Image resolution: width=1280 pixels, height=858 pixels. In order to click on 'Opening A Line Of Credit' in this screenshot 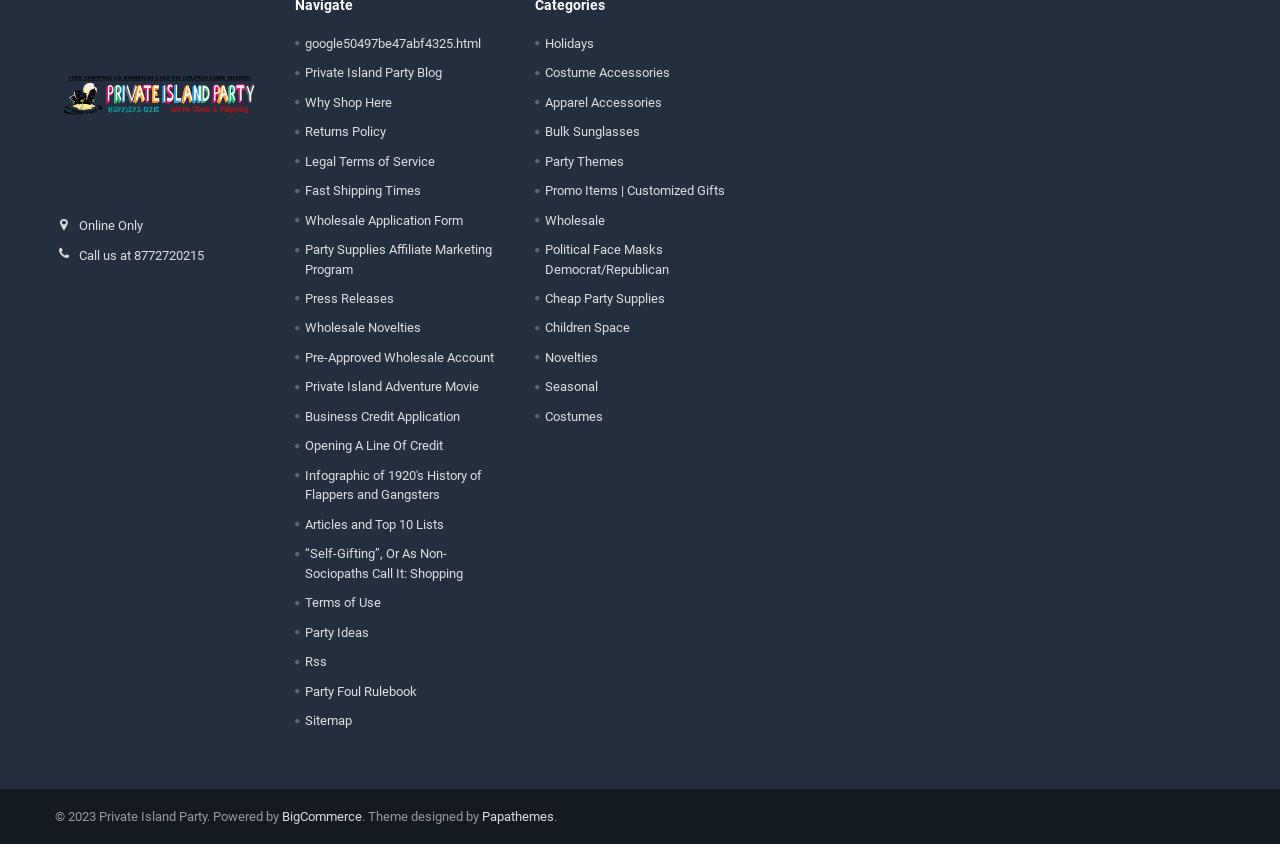, I will do `click(372, 459)`.